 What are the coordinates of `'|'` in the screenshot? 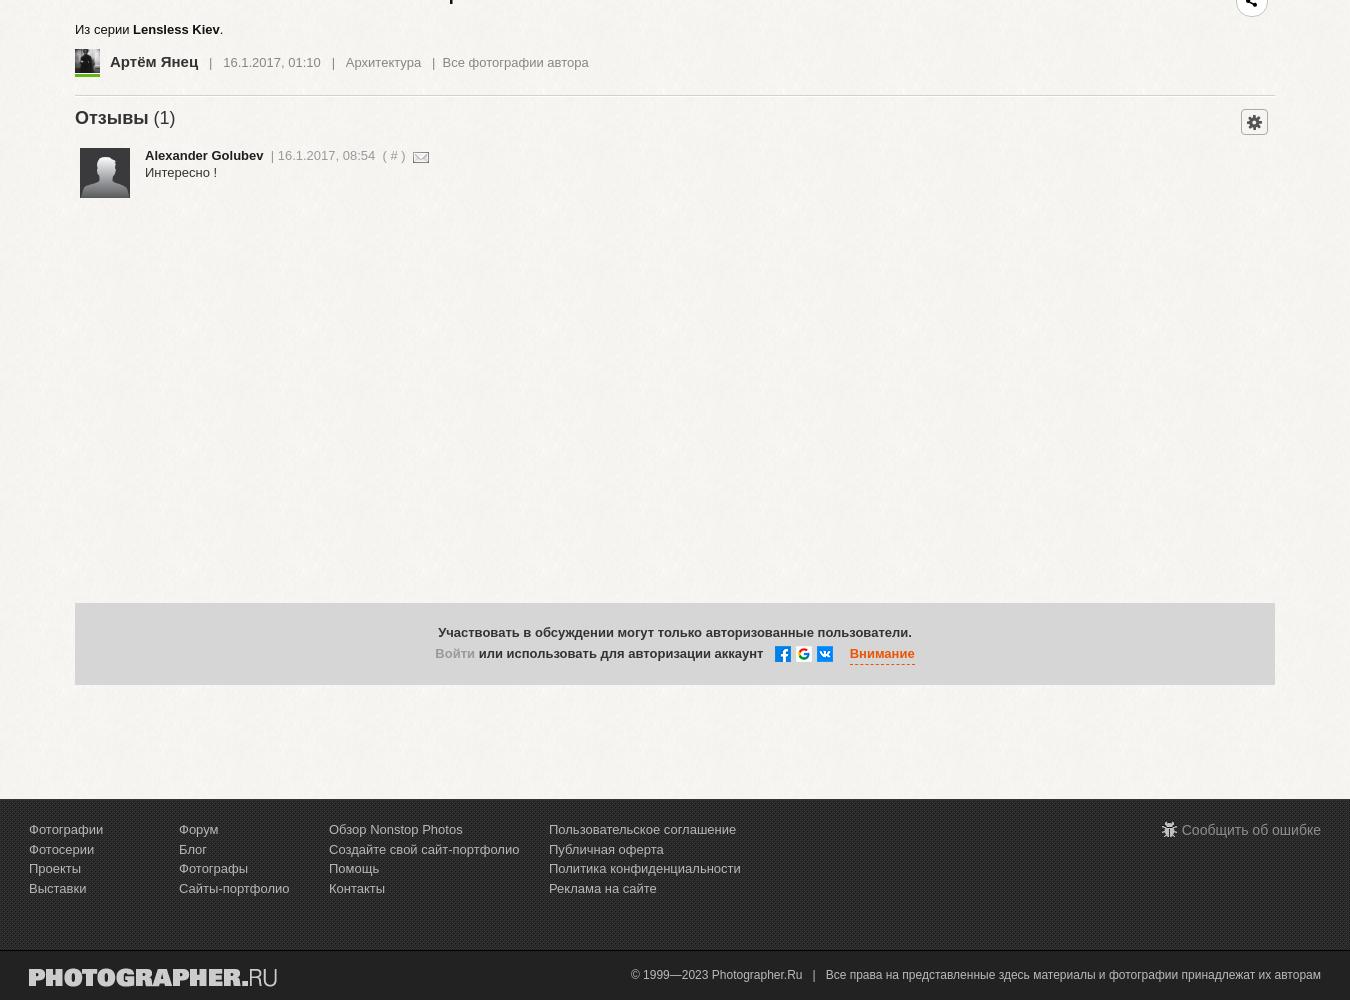 It's located at (431, 61).